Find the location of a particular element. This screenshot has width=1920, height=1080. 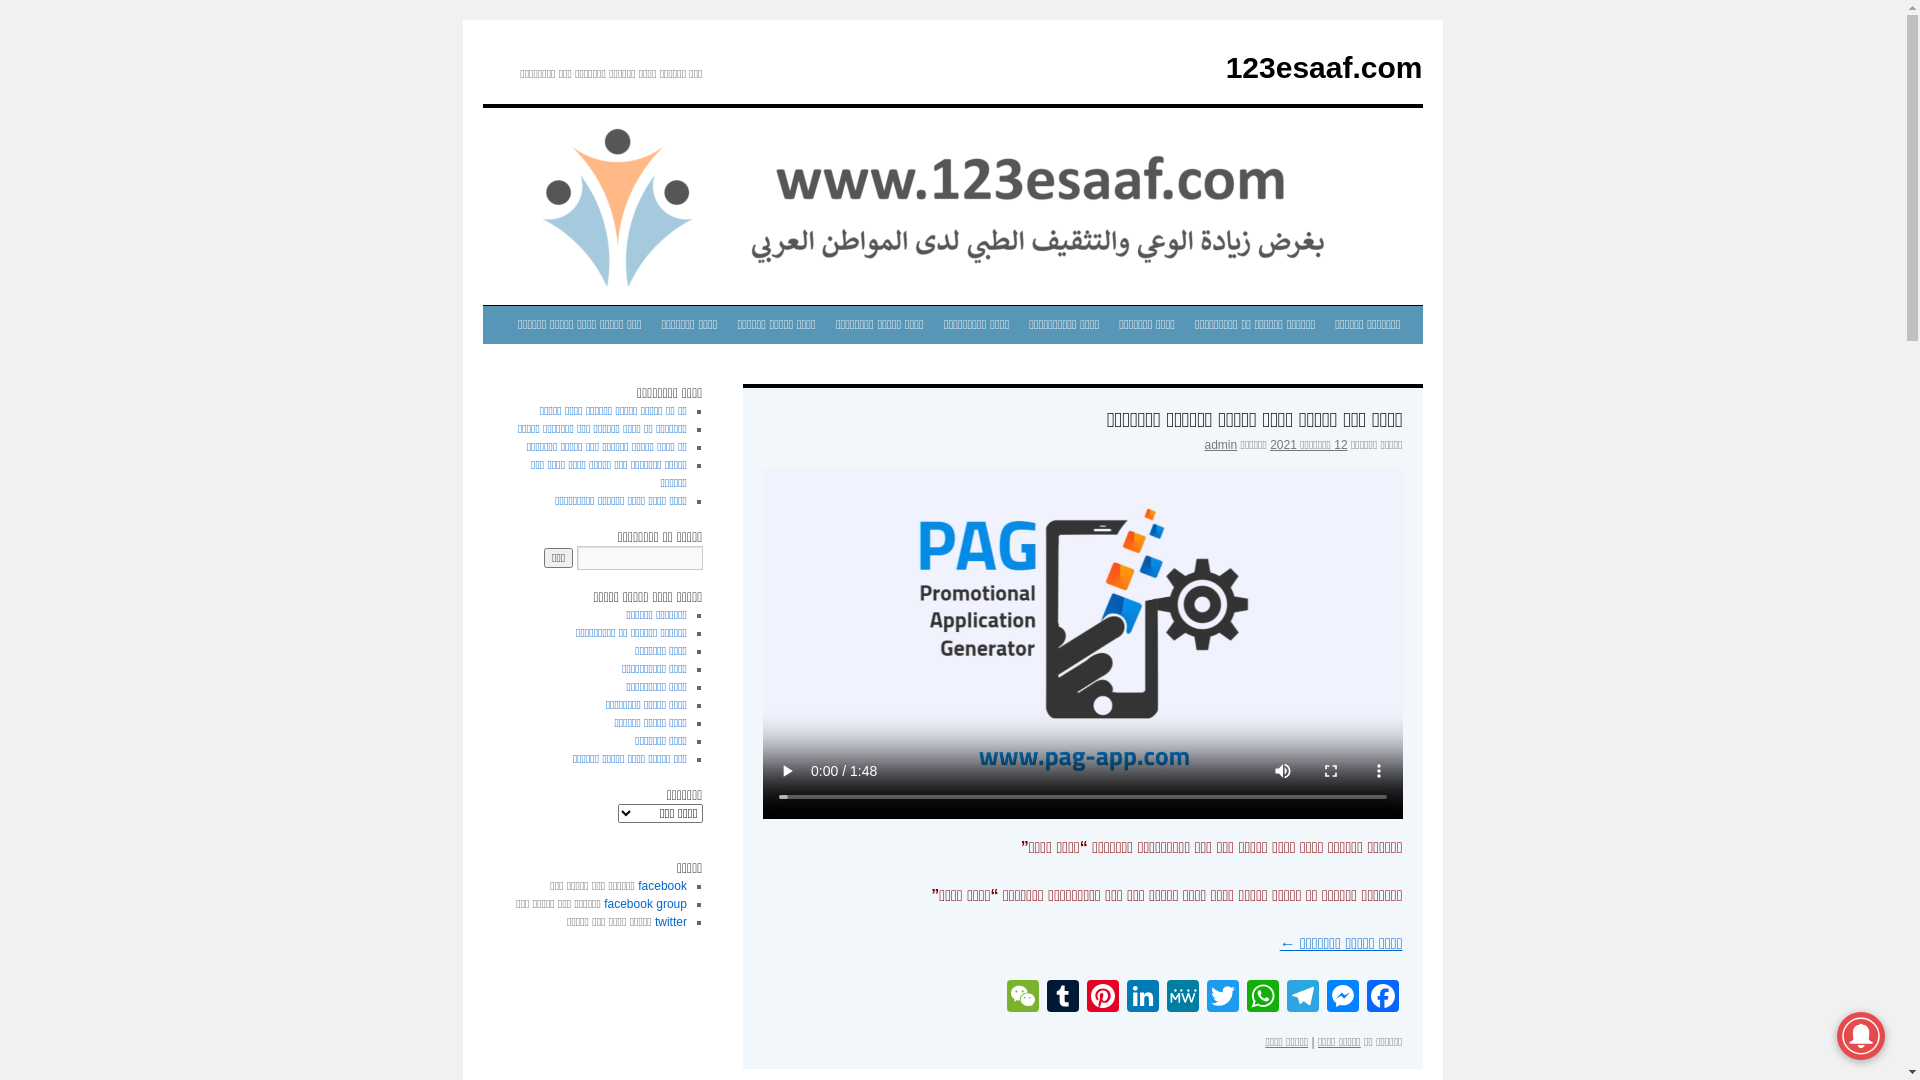

'WeChat' is located at coordinates (1022, 998).